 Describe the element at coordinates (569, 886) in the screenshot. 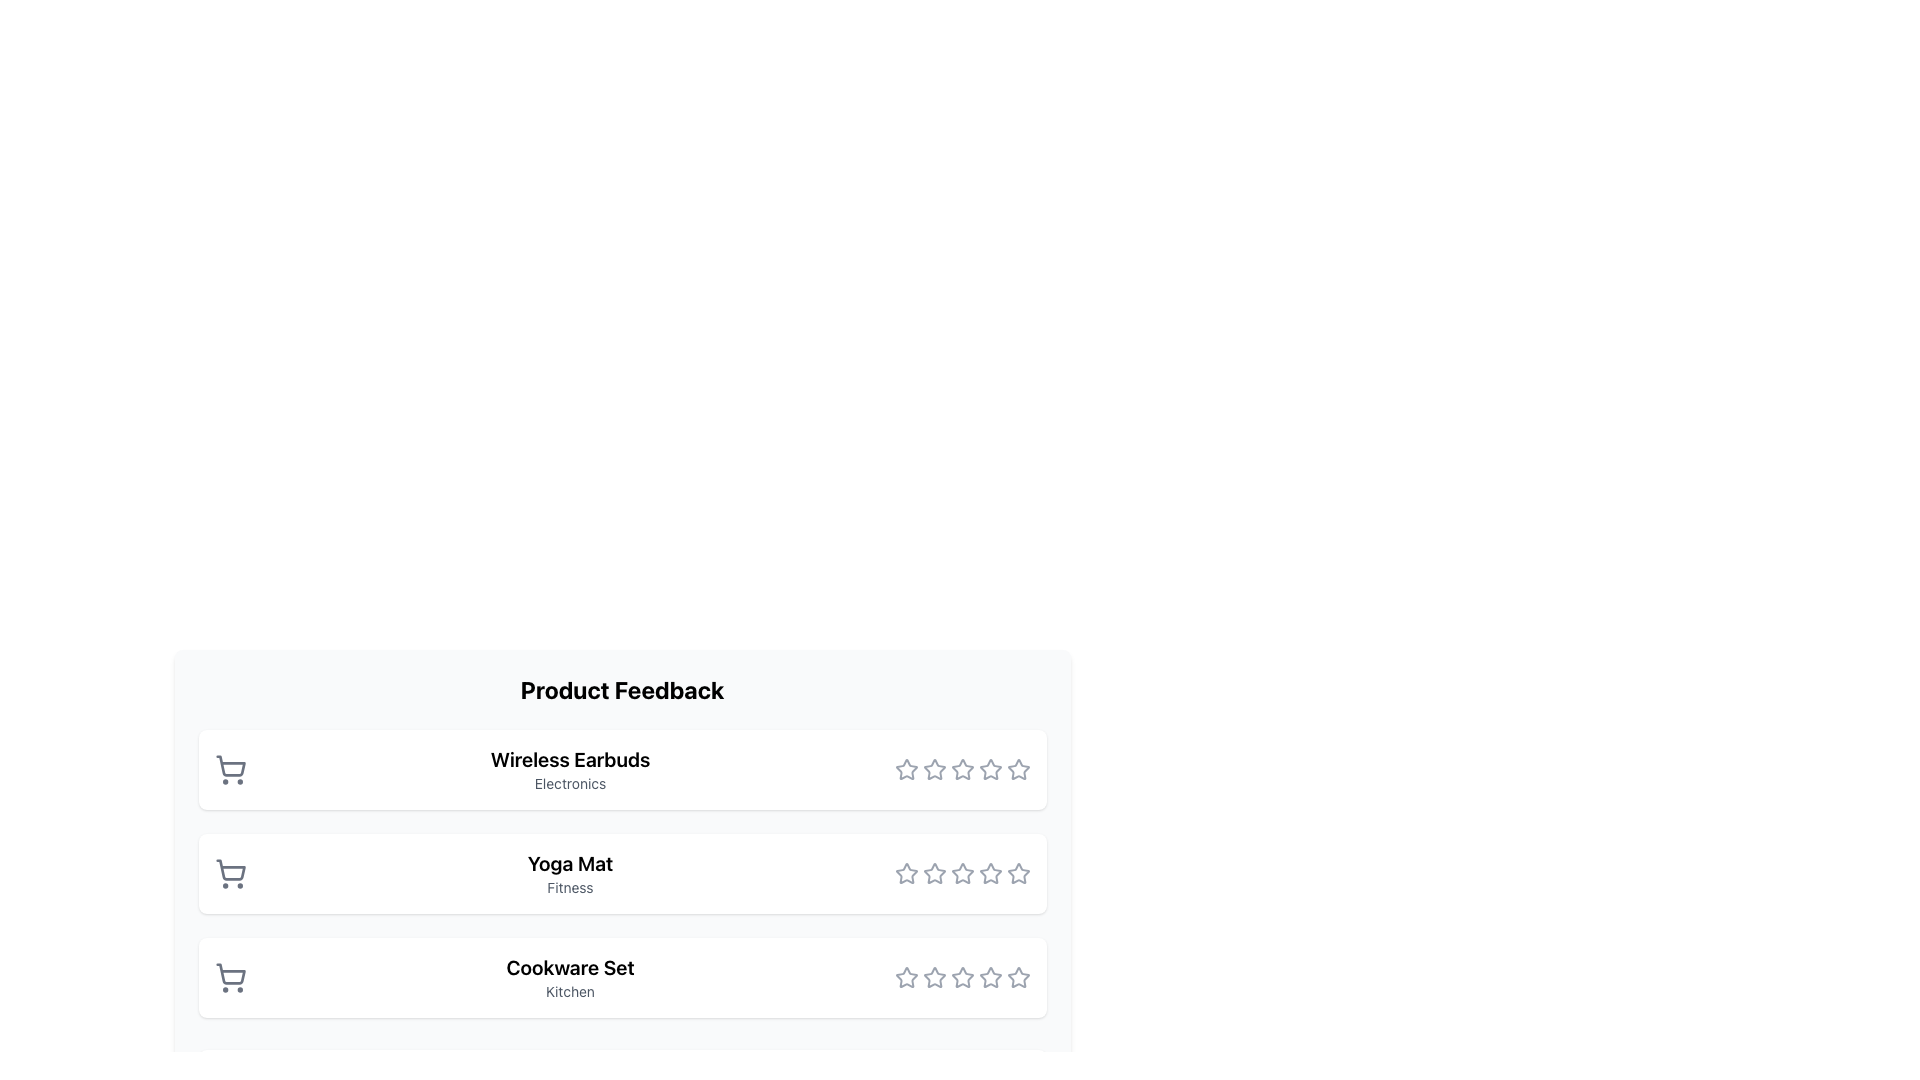

I see `the Text label that serves as a category descriptor for the item 'Yoga Mat', which is located below the item title in a list-like structure` at that location.